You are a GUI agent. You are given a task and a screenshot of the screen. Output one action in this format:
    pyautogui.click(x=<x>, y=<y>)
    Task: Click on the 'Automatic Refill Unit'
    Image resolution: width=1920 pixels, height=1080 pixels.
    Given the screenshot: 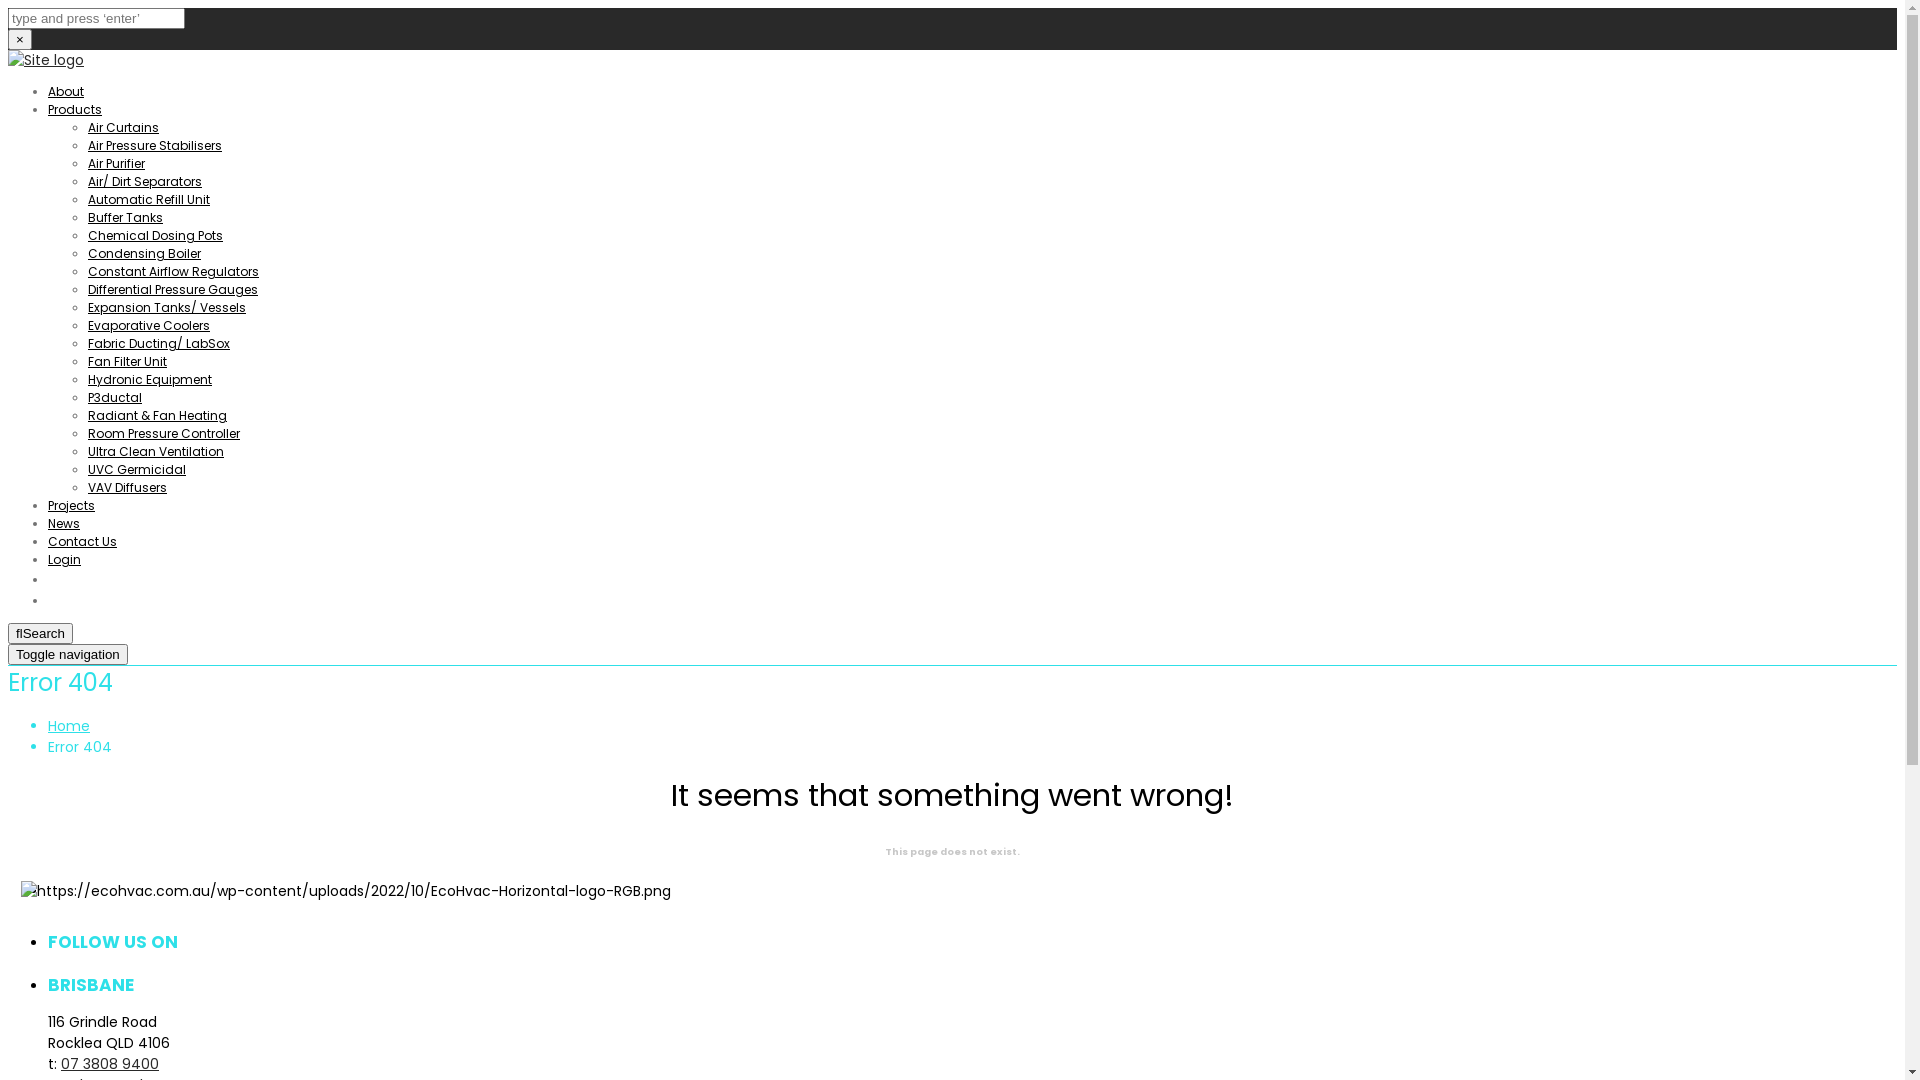 What is the action you would take?
    pyautogui.click(x=86, y=199)
    